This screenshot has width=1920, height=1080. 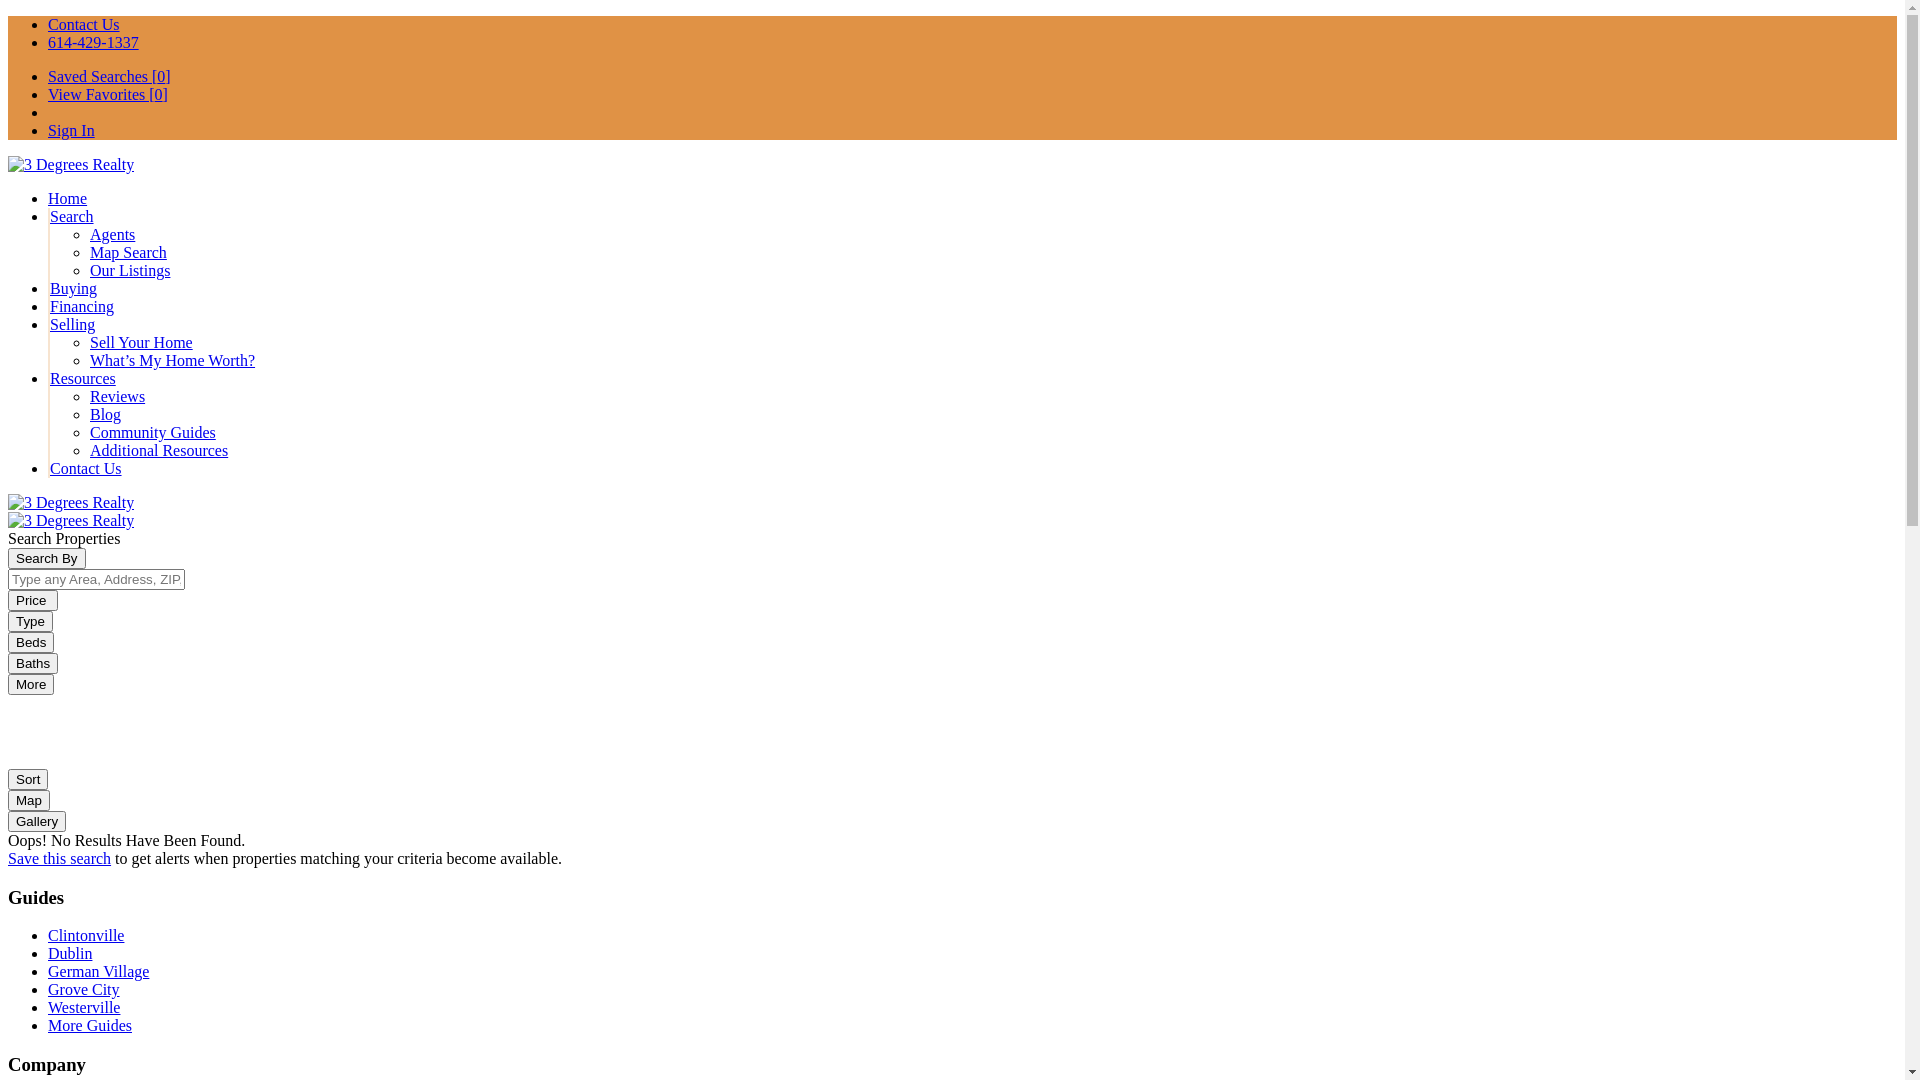 What do you see at coordinates (108, 75) in the screenshot?
I see `'Saved Searches [0]'` at bounding box center [108, 75].